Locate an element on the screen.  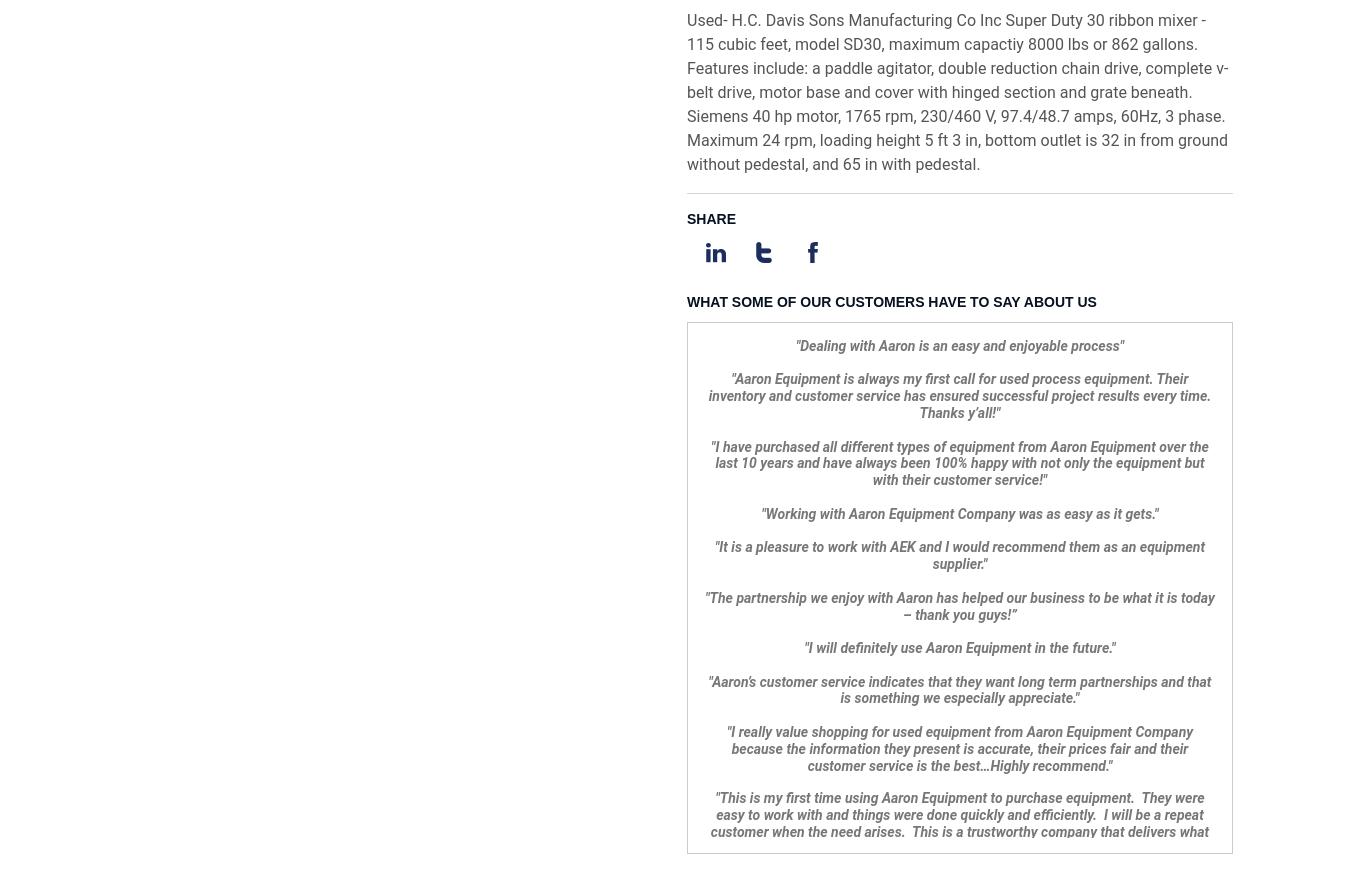
'FOLLOW US' is located at coordinates (1069, 686).